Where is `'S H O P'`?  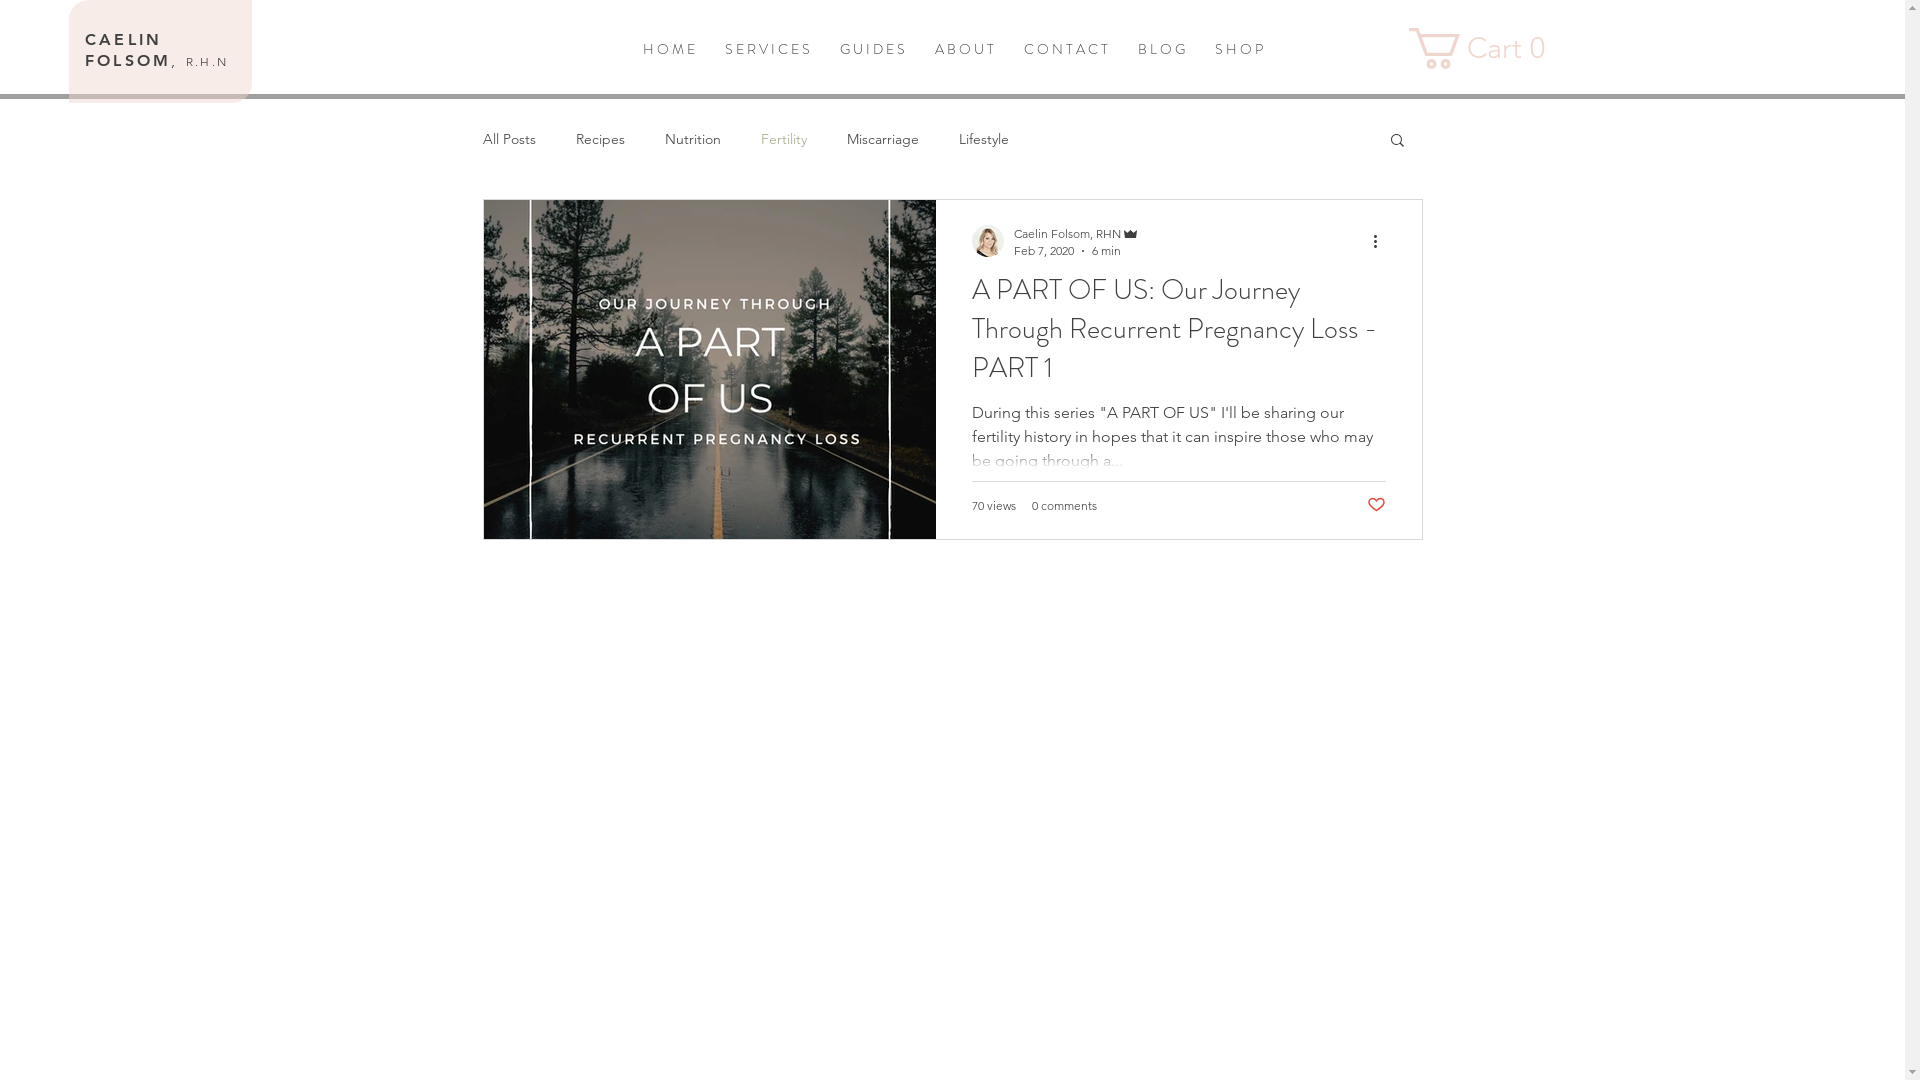
'S H O P' is located at coordinates (1237, 48).